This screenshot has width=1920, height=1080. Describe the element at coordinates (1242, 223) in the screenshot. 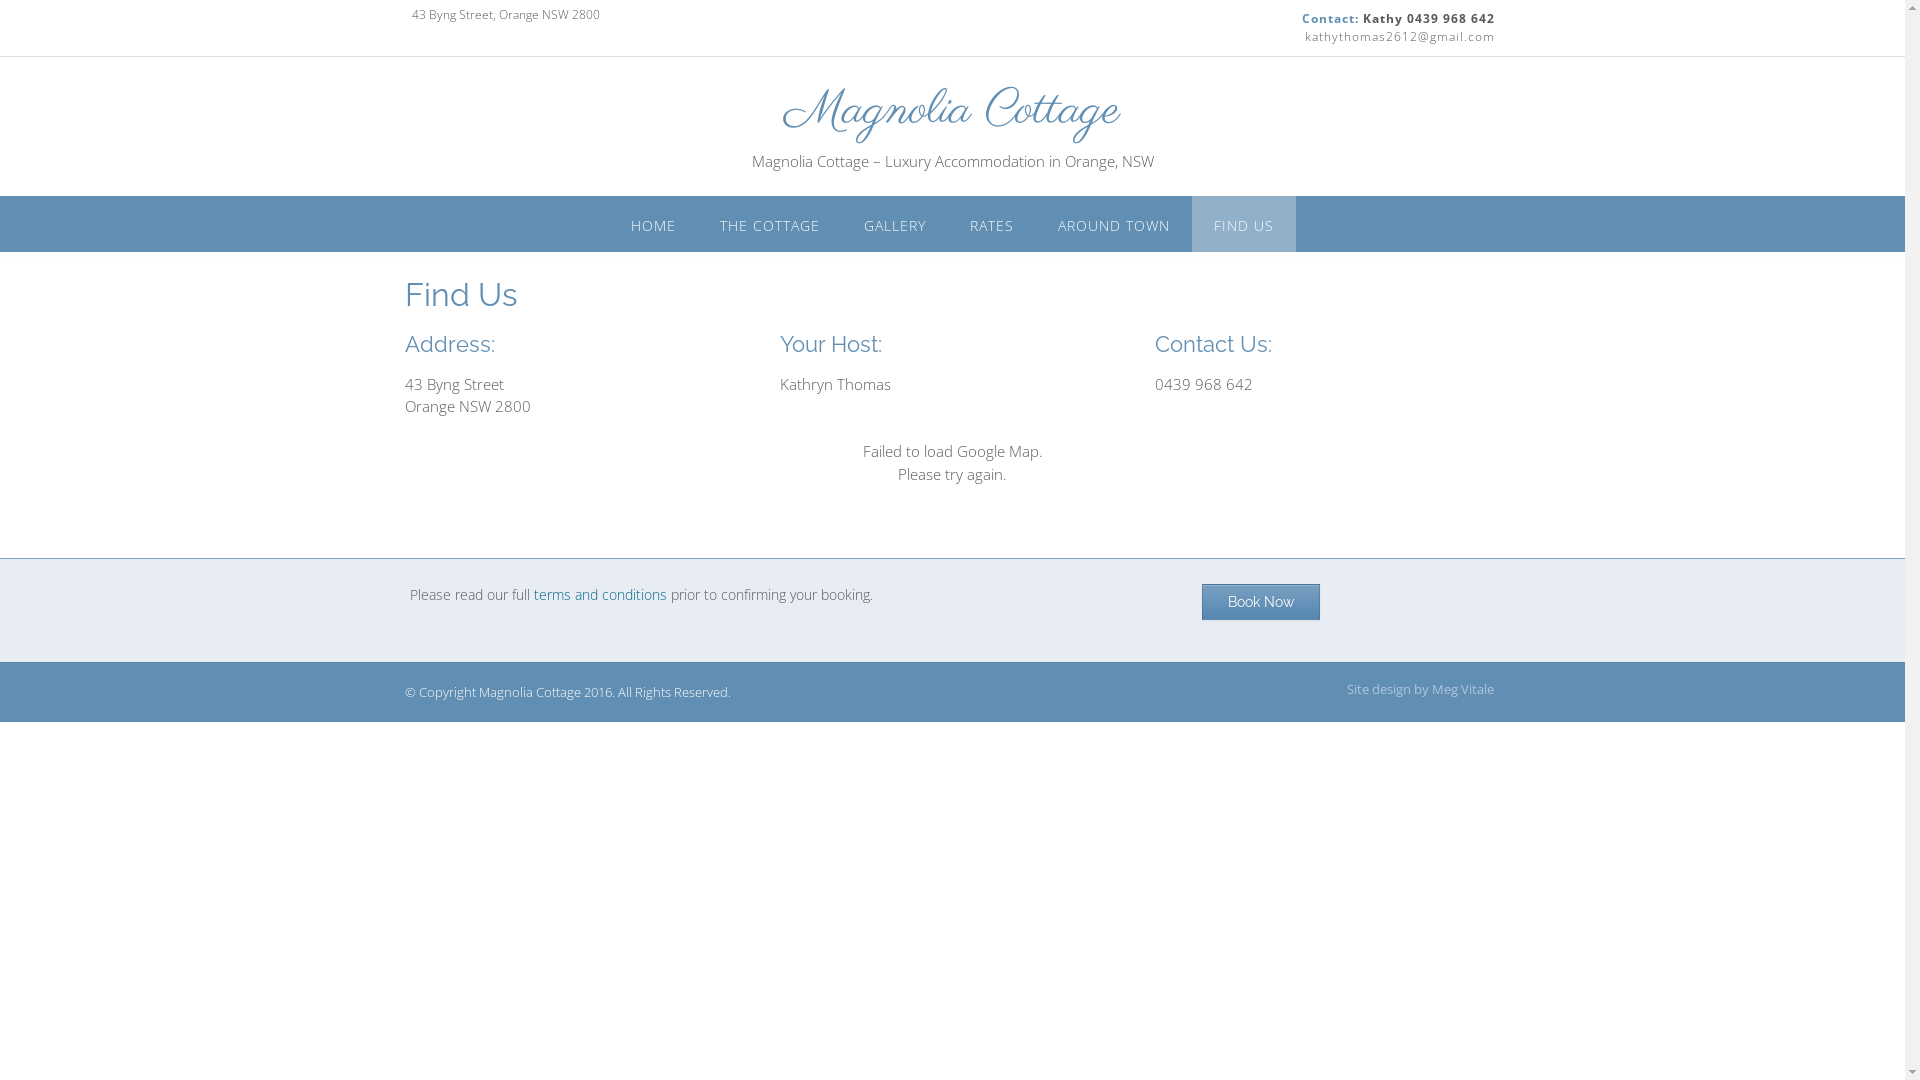

I see `'FIND US'` at that location.